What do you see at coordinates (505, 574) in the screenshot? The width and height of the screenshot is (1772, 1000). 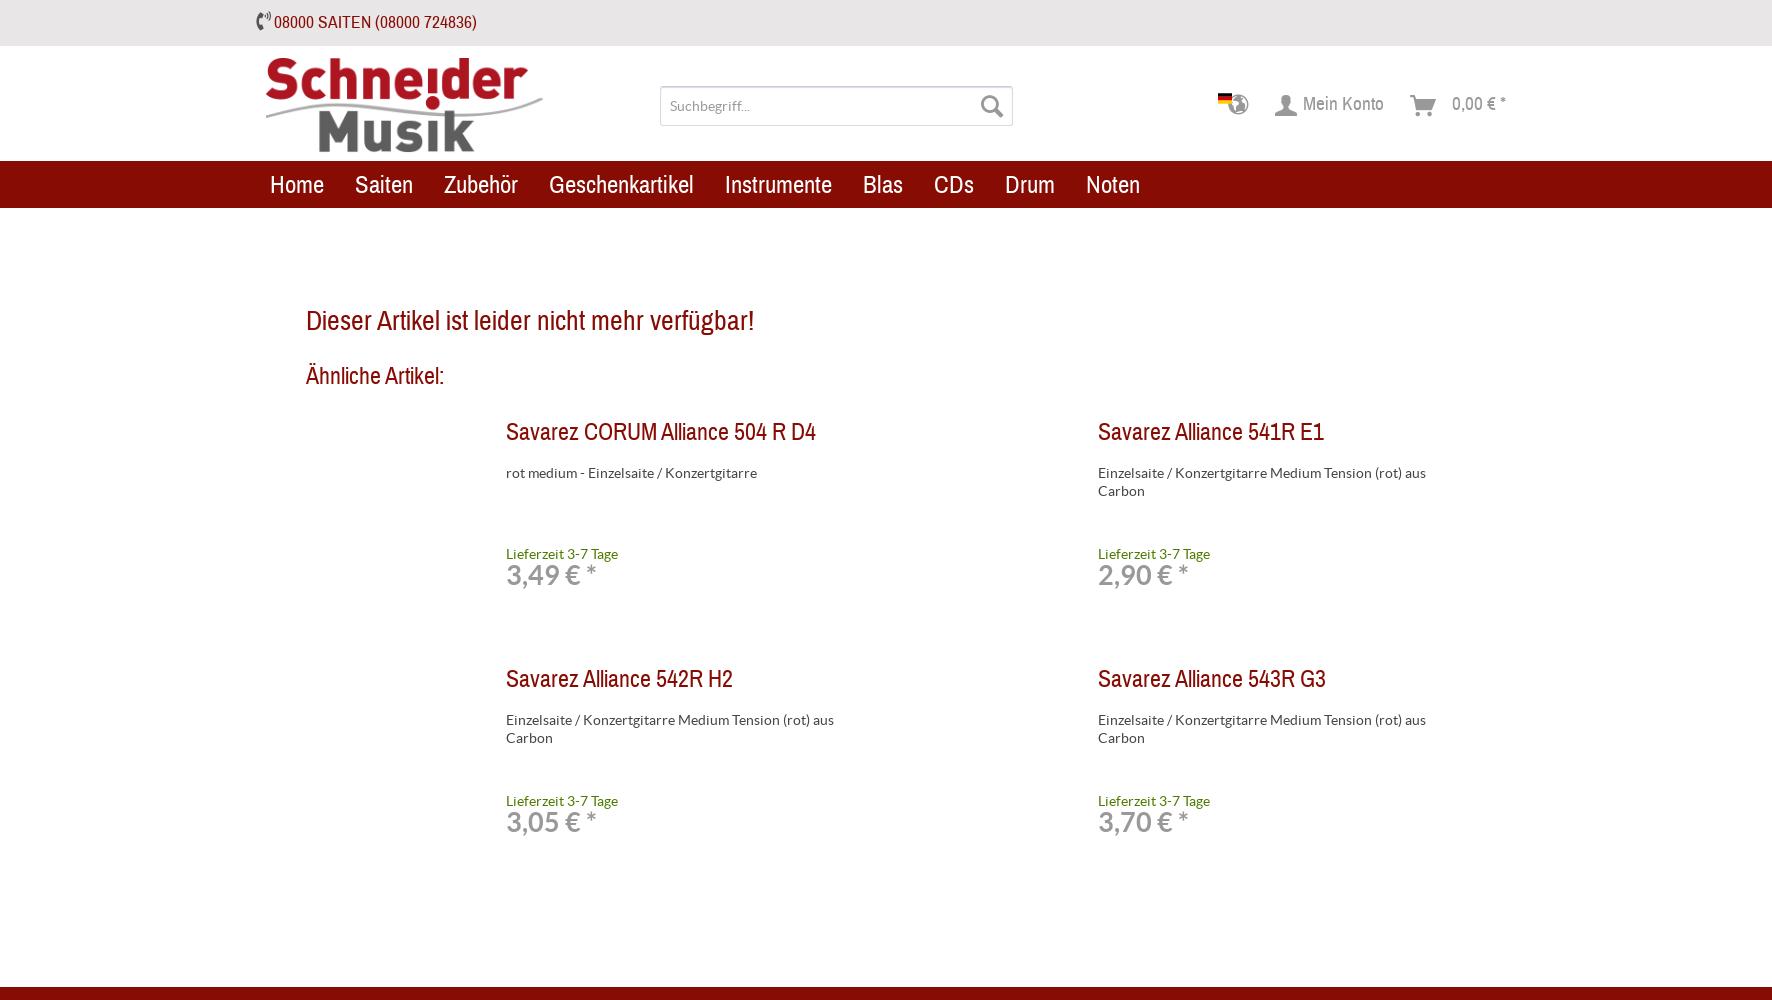 I see `'3,49 €
*'` at bounding box center [505, 574].